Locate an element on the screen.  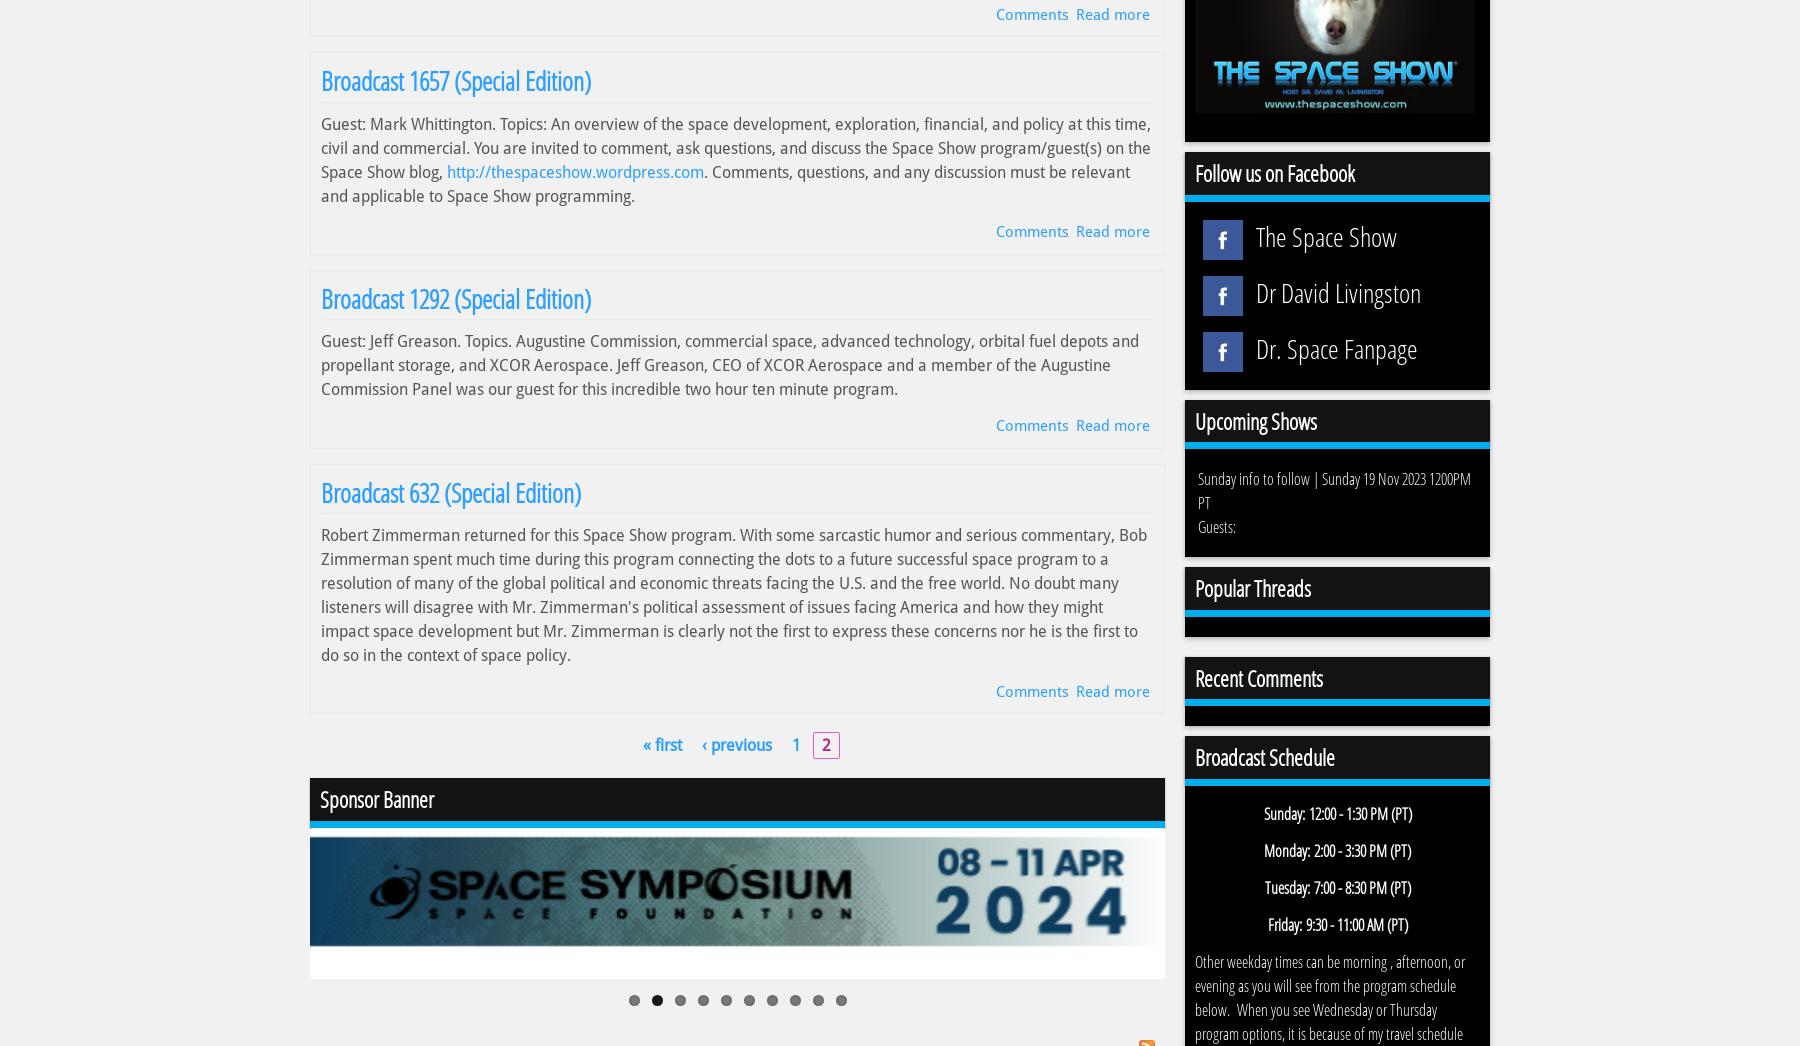
'Dr David Livingston' is located at coordinates (1251, 291).